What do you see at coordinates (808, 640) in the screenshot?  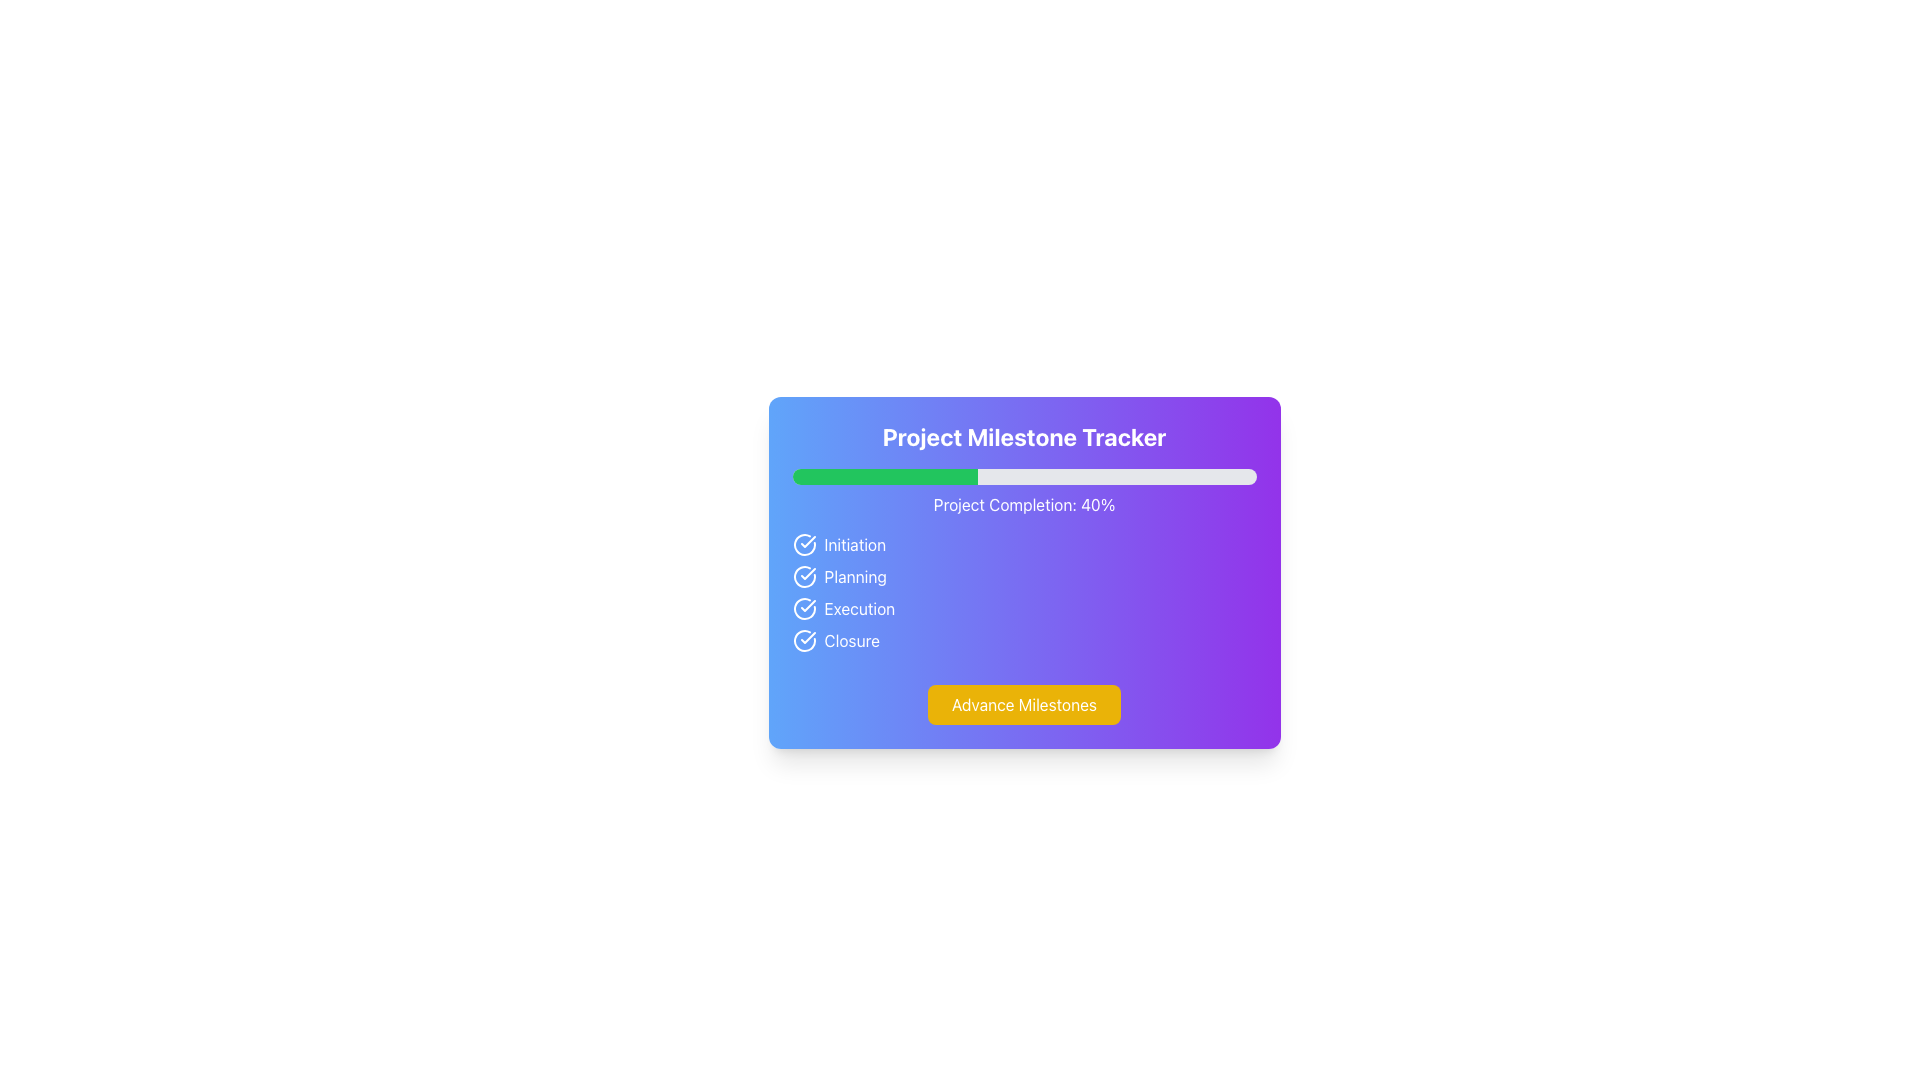 I see `the completion status icon for the 'Closure' milestone in the project tracker, which is the fourth in a vertical list of milestone indicators` at bounding box center [808, 640].